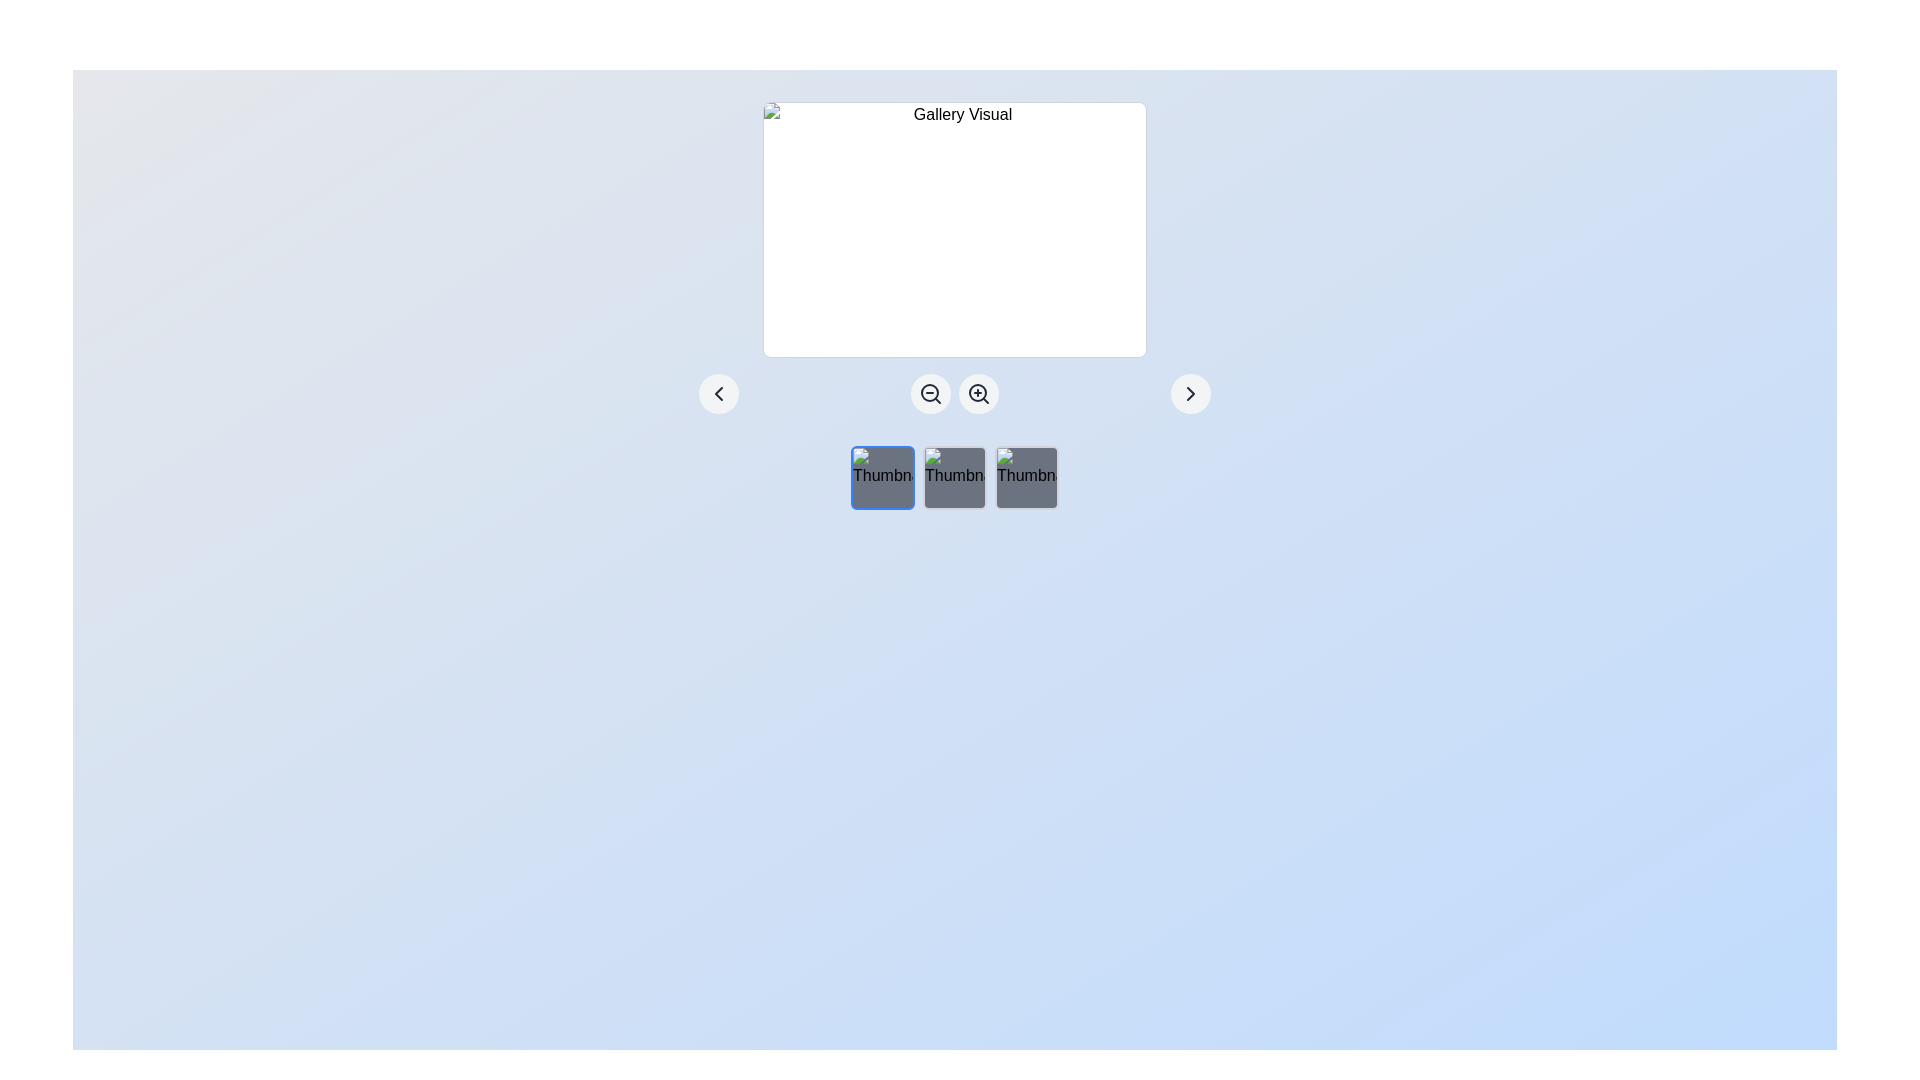 The image size is (1920, 1080). I want to click on the farthest-right circular navigation button to advance through the carousel or gallery, so click(1190, 393).